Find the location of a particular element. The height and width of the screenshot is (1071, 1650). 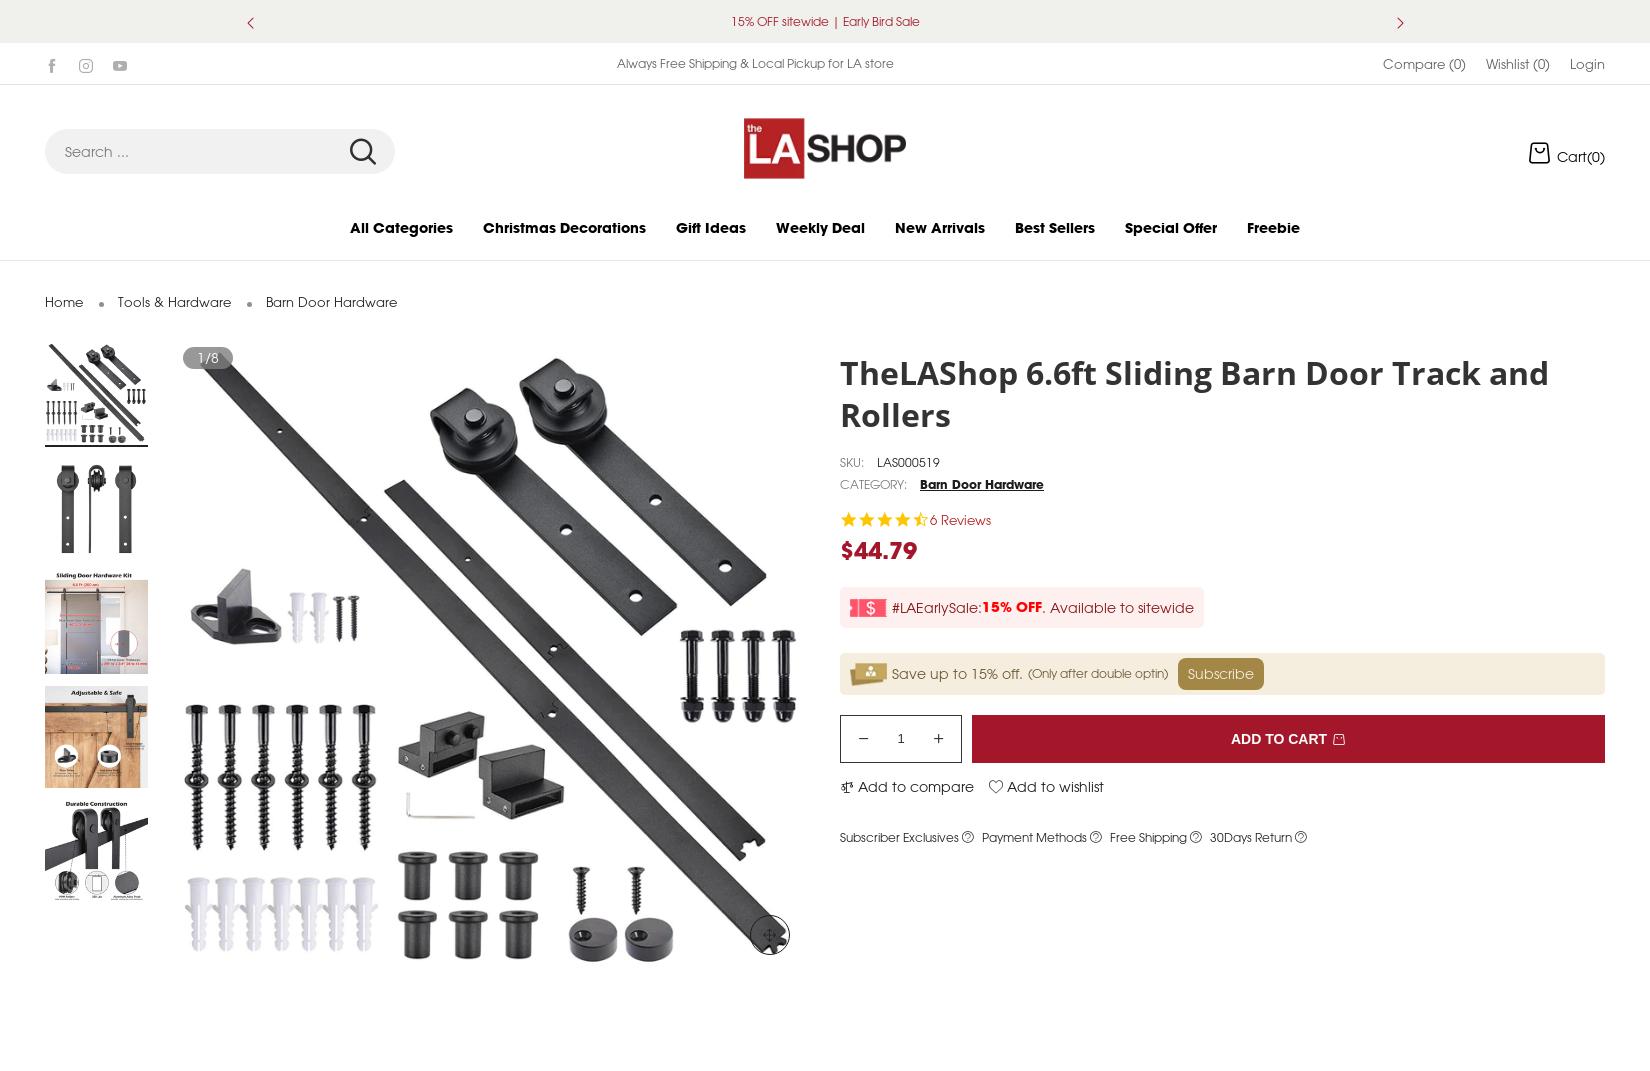

'Freebie' is located at coordinates (1272, 249).